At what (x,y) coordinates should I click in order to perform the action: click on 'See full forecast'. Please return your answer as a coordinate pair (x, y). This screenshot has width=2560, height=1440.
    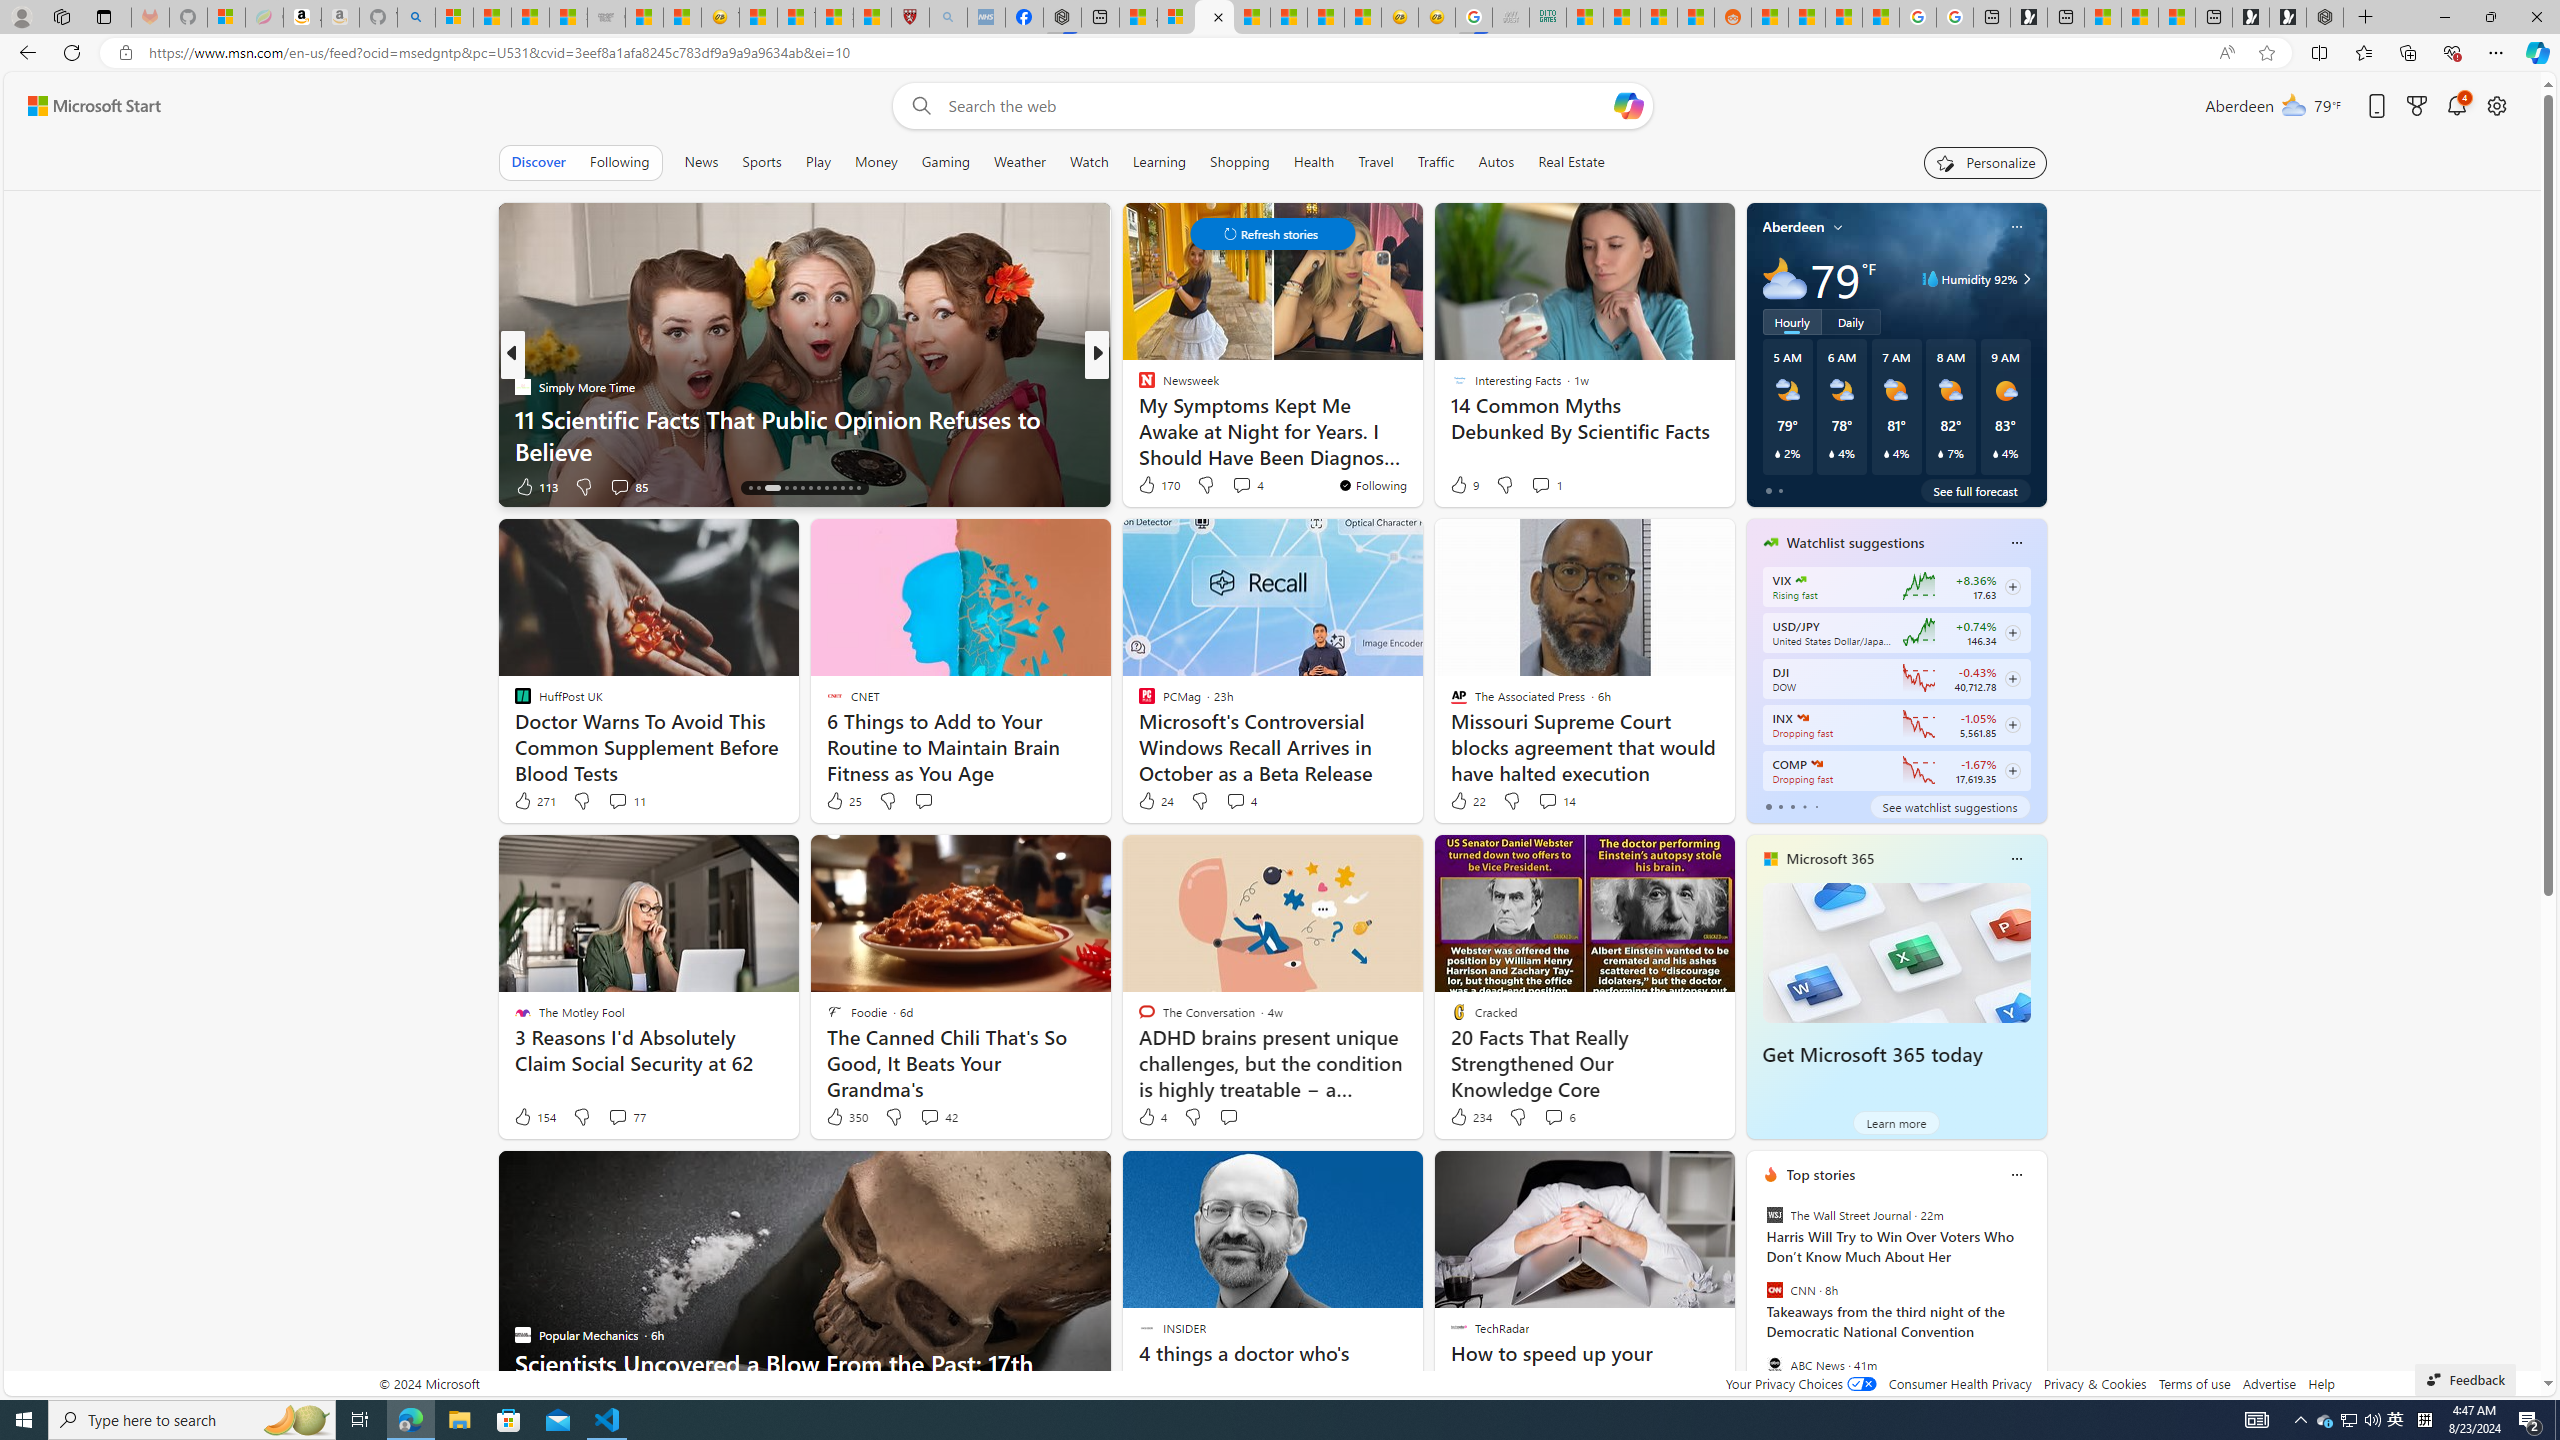
    Looking at the image, I should click on (1974, 490).